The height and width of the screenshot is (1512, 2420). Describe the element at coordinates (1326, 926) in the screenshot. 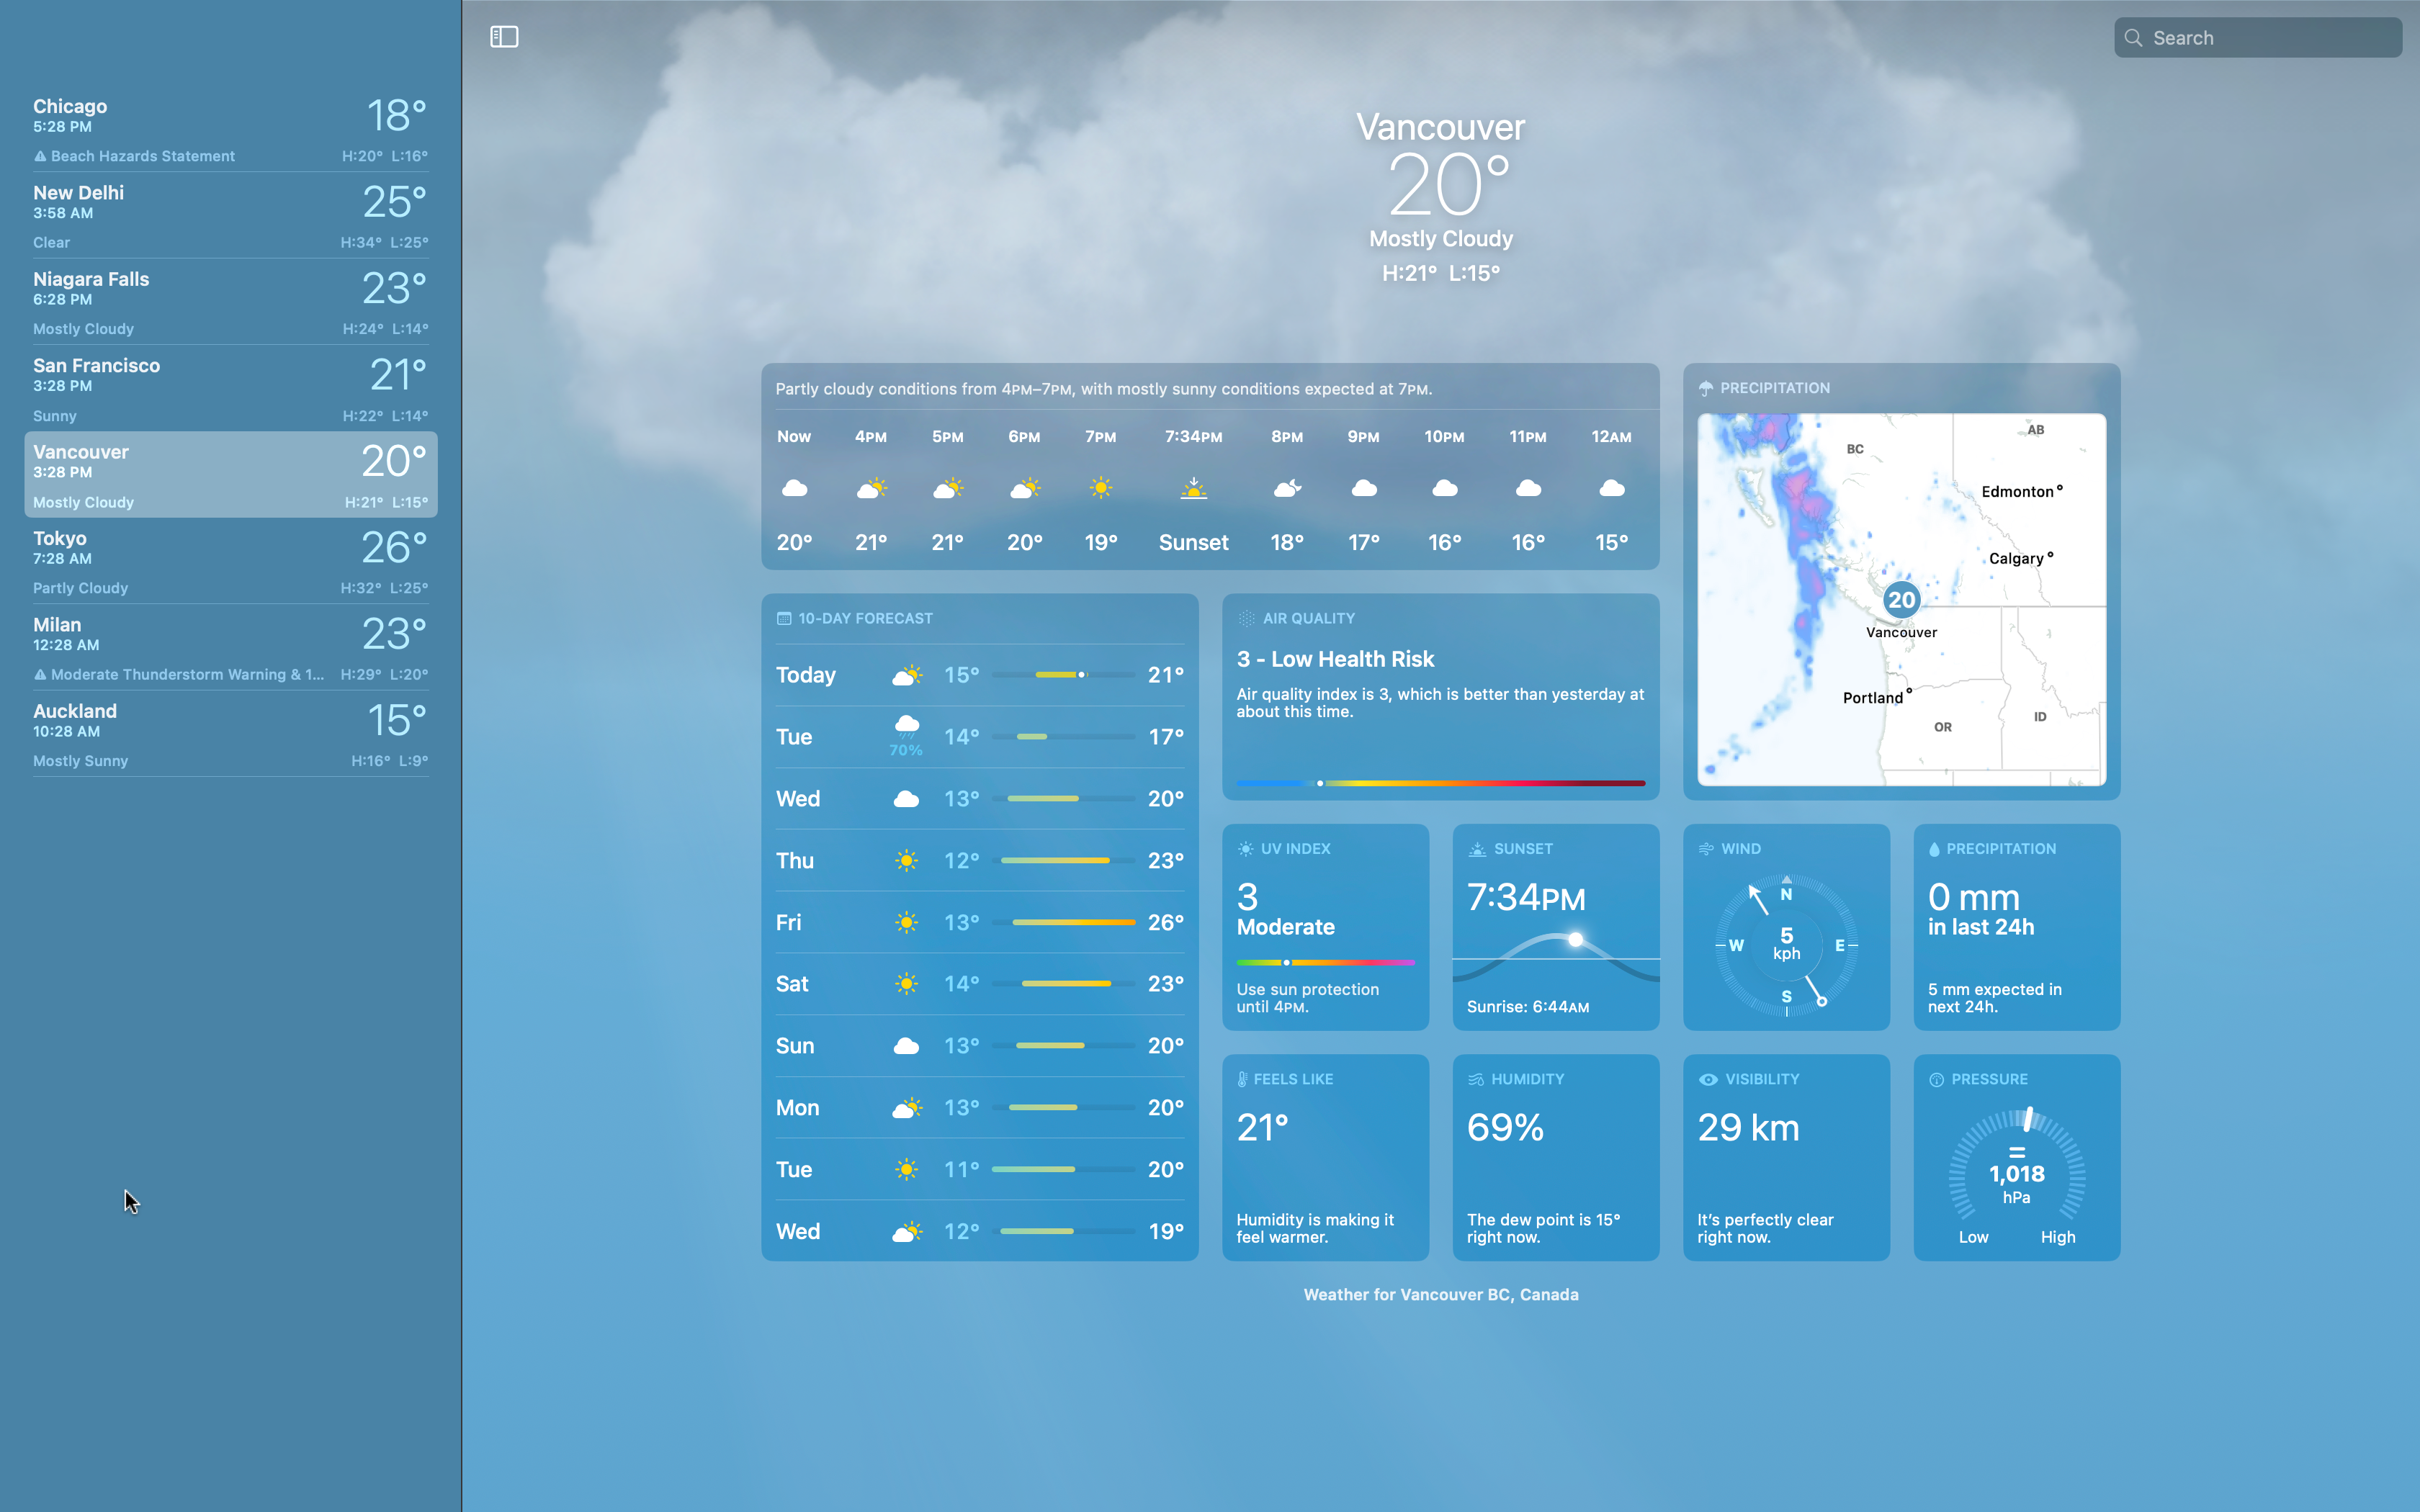

I see `Research today"s UV index in Vancouver` at that location.